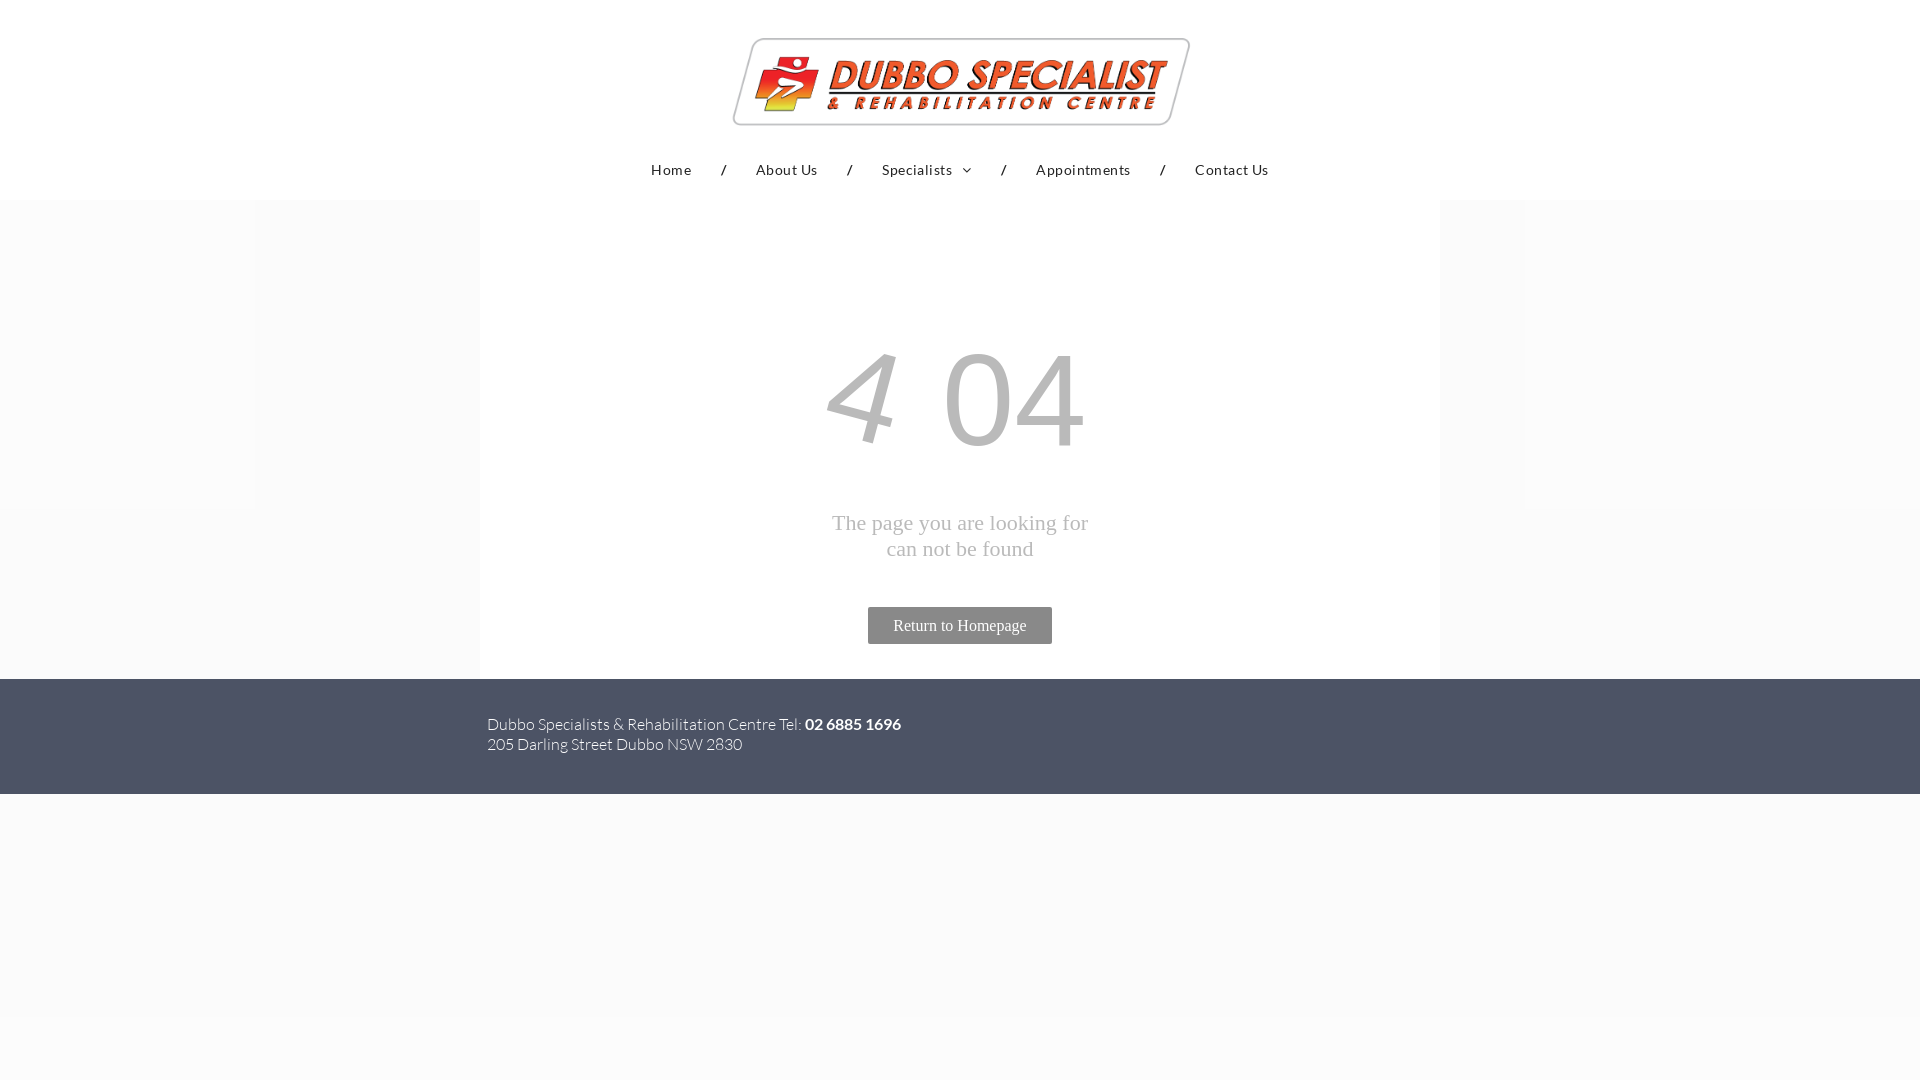  Describe the element at coordinates (1082, 168) in the screenshot. I see `'Appointments'` at that location.